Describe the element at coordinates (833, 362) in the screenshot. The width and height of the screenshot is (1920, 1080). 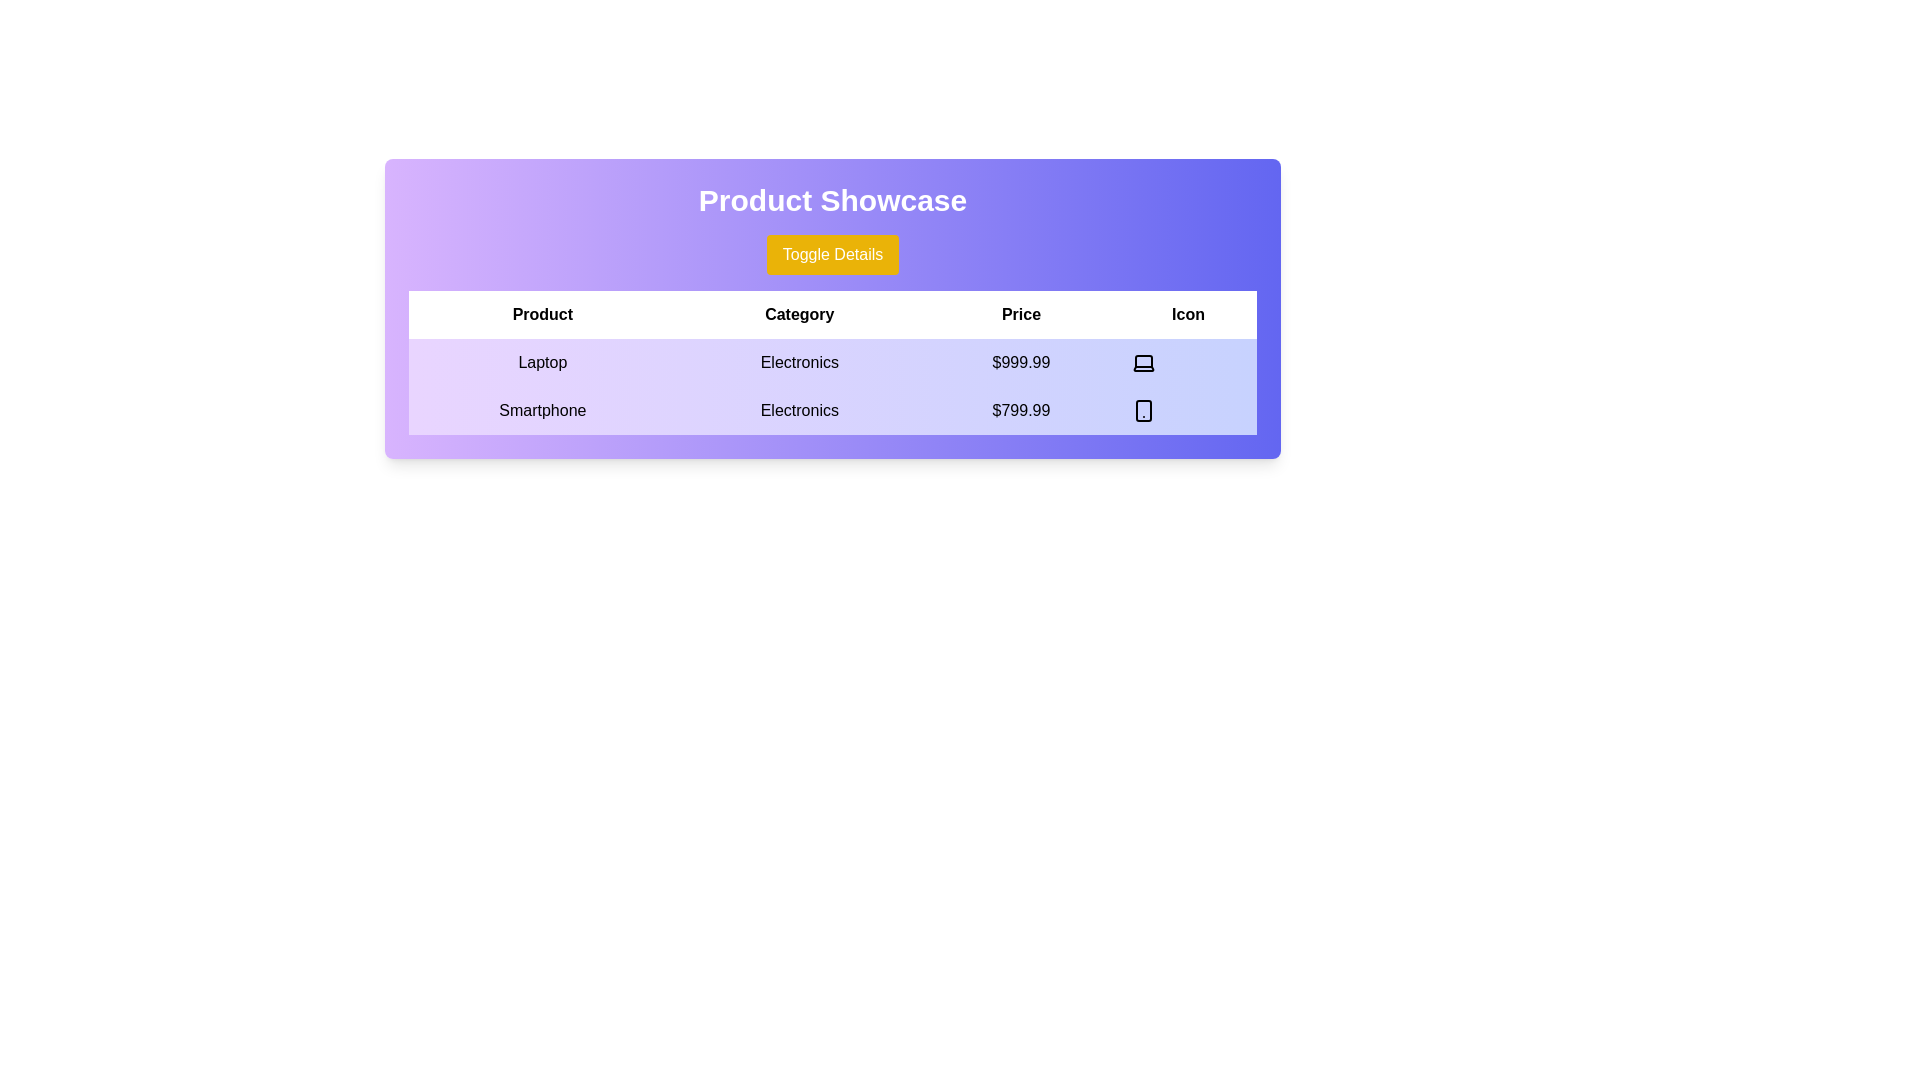
I see `the product details table located in the lower half of the card layout under the 'Product Showcase' heading` at that location.